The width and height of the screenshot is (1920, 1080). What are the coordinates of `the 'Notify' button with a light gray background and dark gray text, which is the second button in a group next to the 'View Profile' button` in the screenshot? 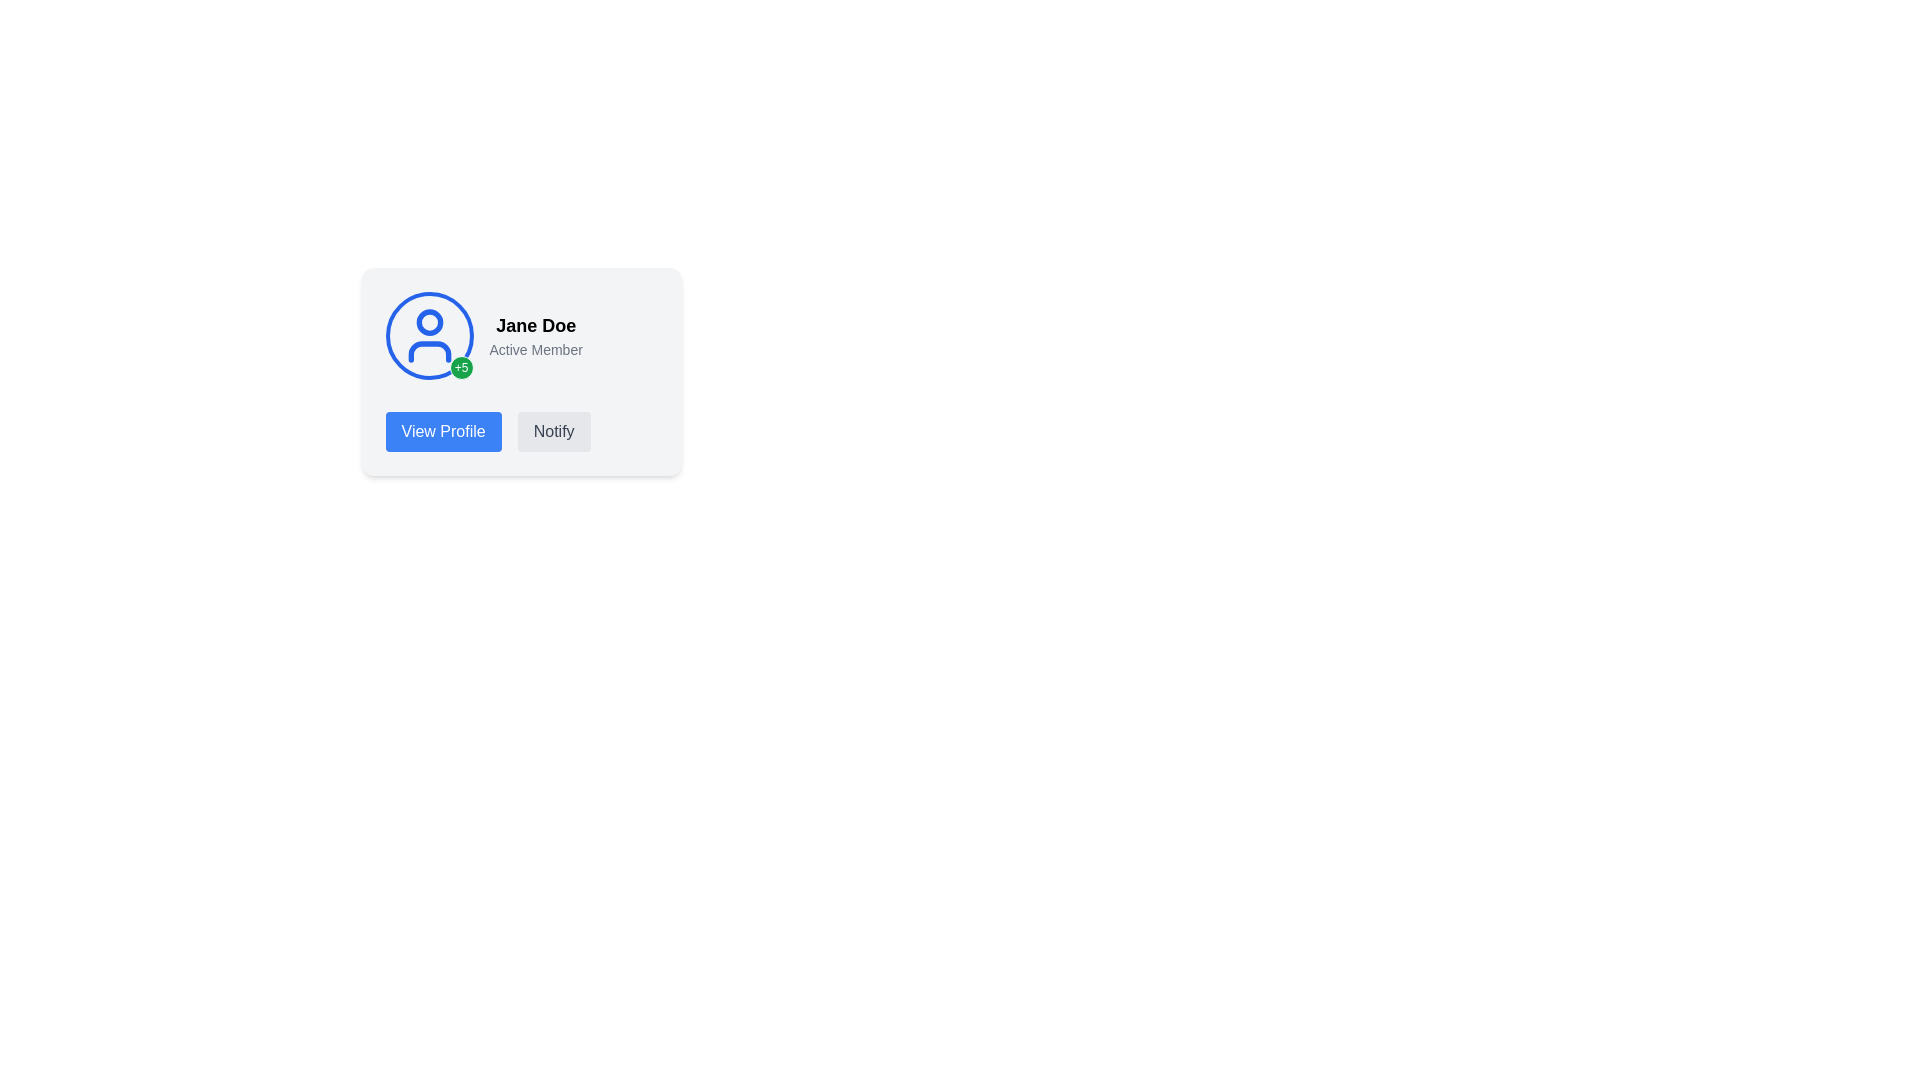 It's located at (554, 431).